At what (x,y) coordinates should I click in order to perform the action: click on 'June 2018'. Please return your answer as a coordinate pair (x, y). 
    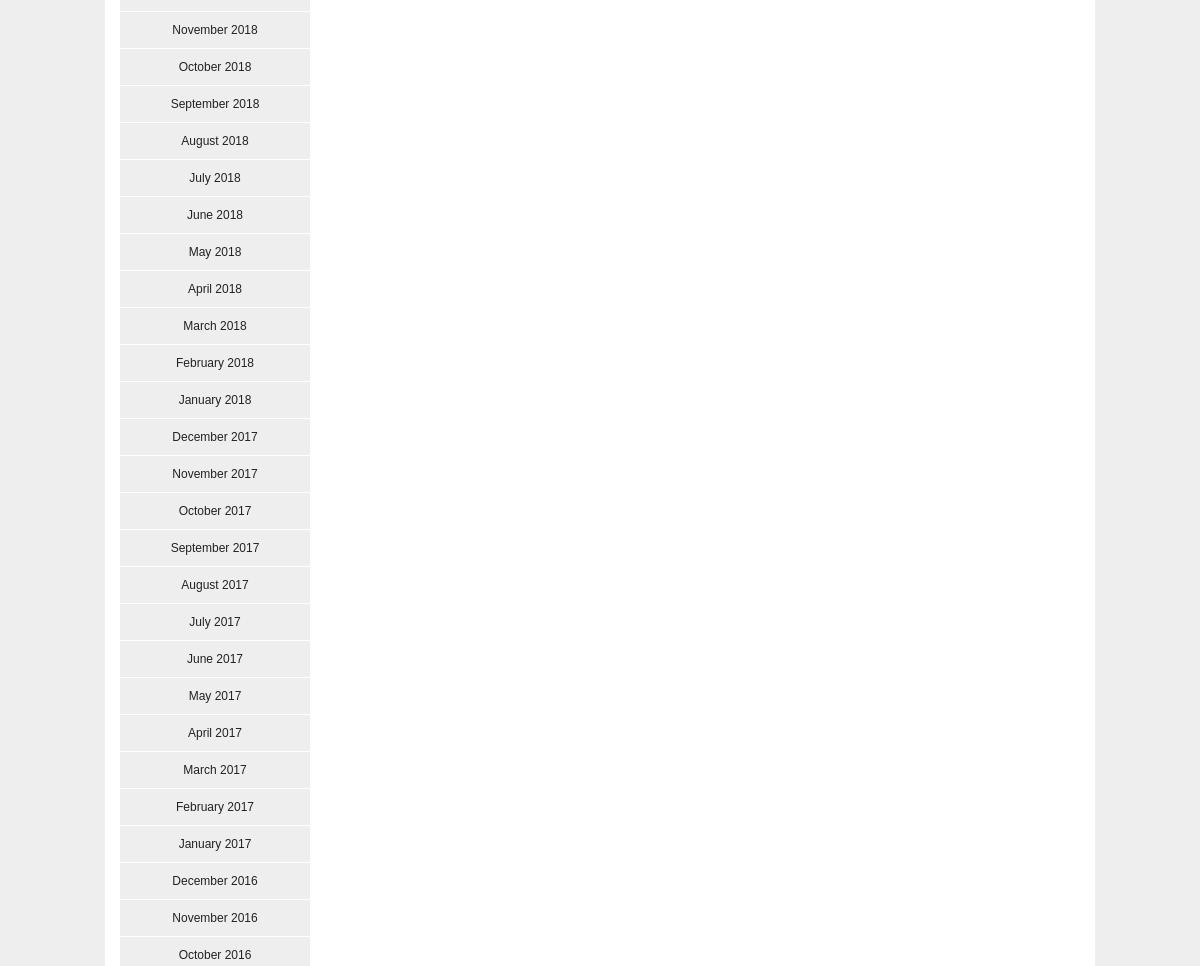
    Looking at the image, I should click on (213, 214).